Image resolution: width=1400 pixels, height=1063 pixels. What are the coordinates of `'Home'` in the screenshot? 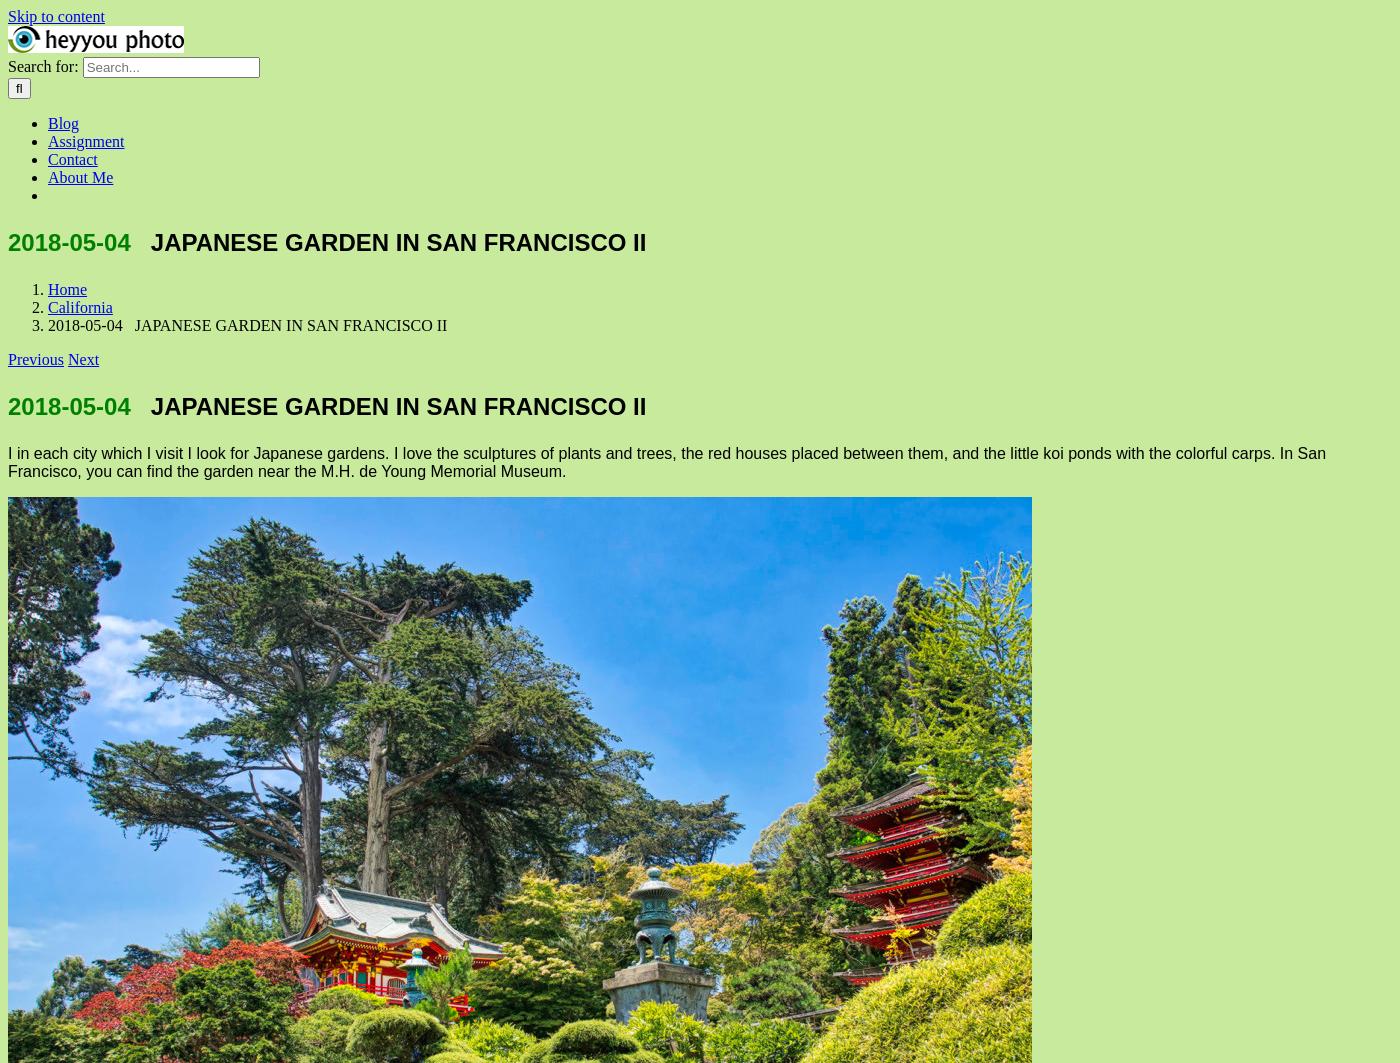 It's located at (67, 289).